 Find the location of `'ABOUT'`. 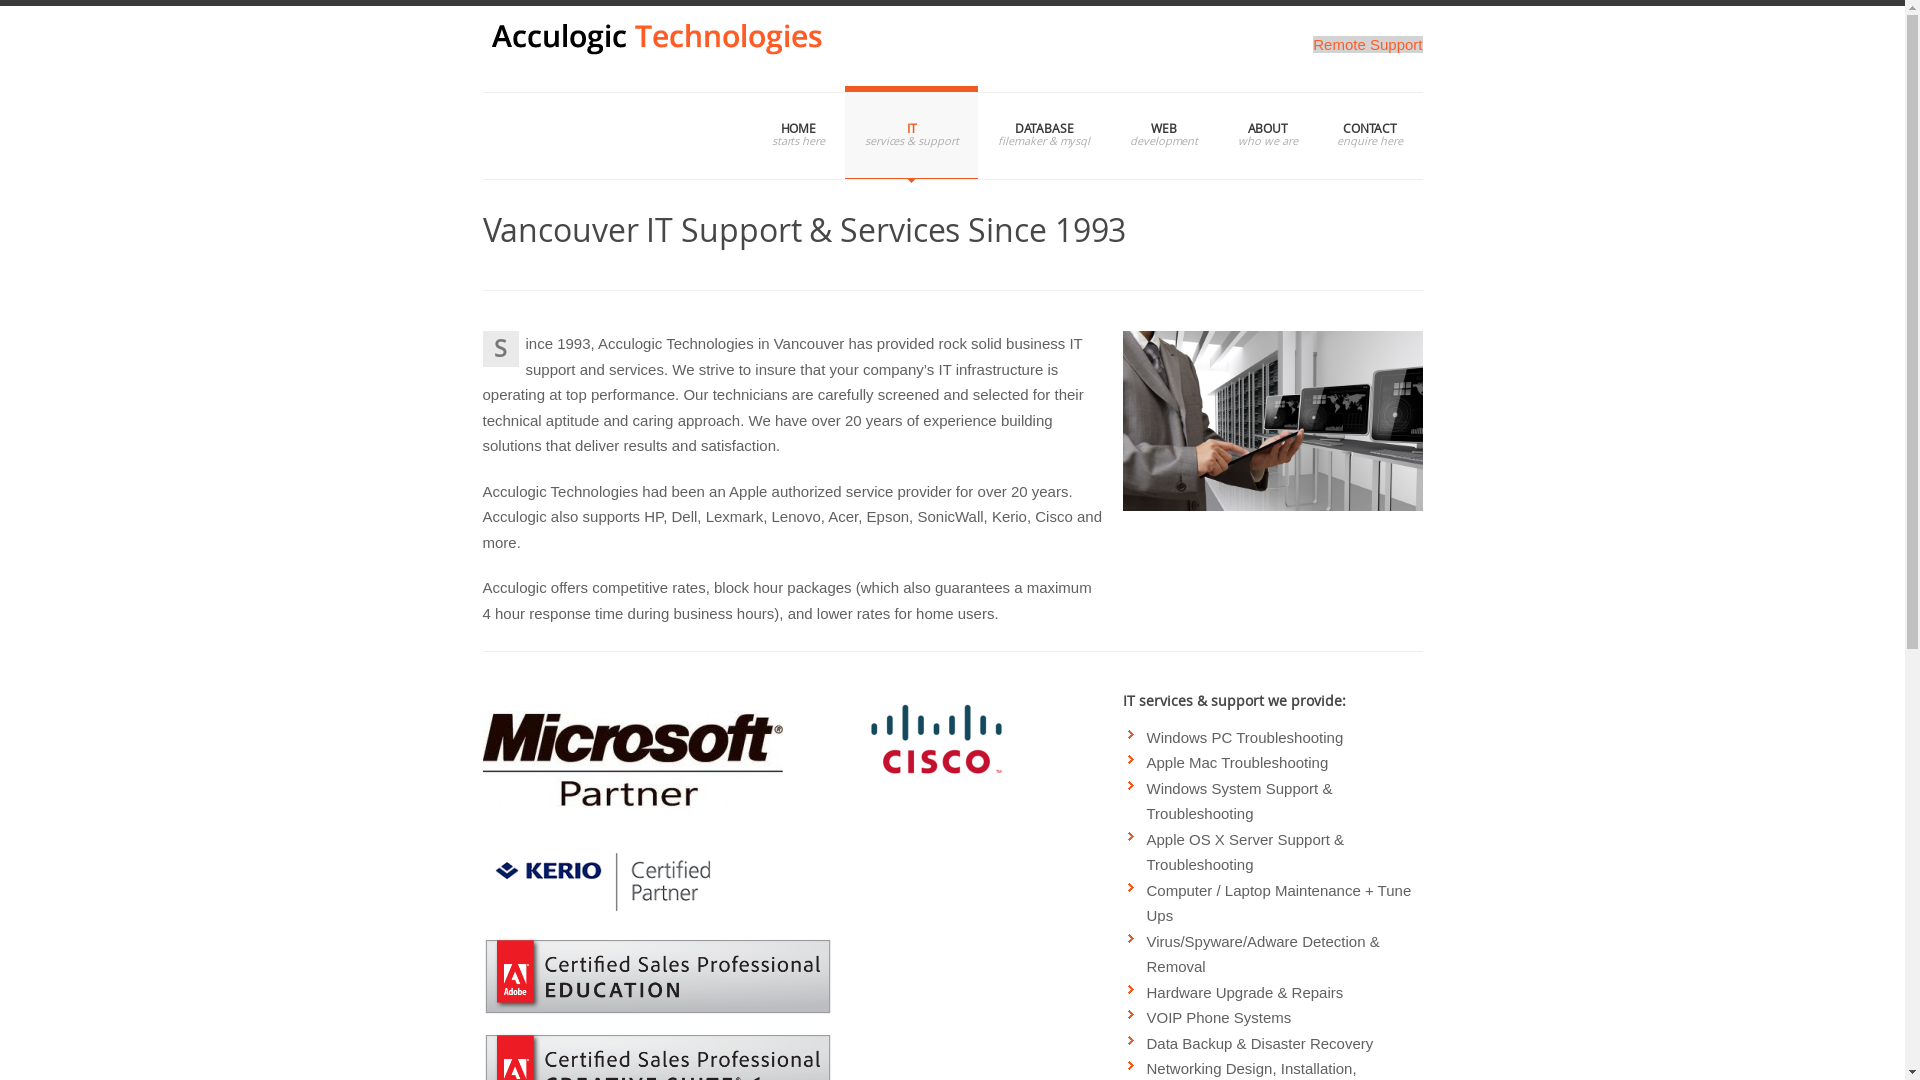

'ABOUT' is located at coordinates (1266, 132).